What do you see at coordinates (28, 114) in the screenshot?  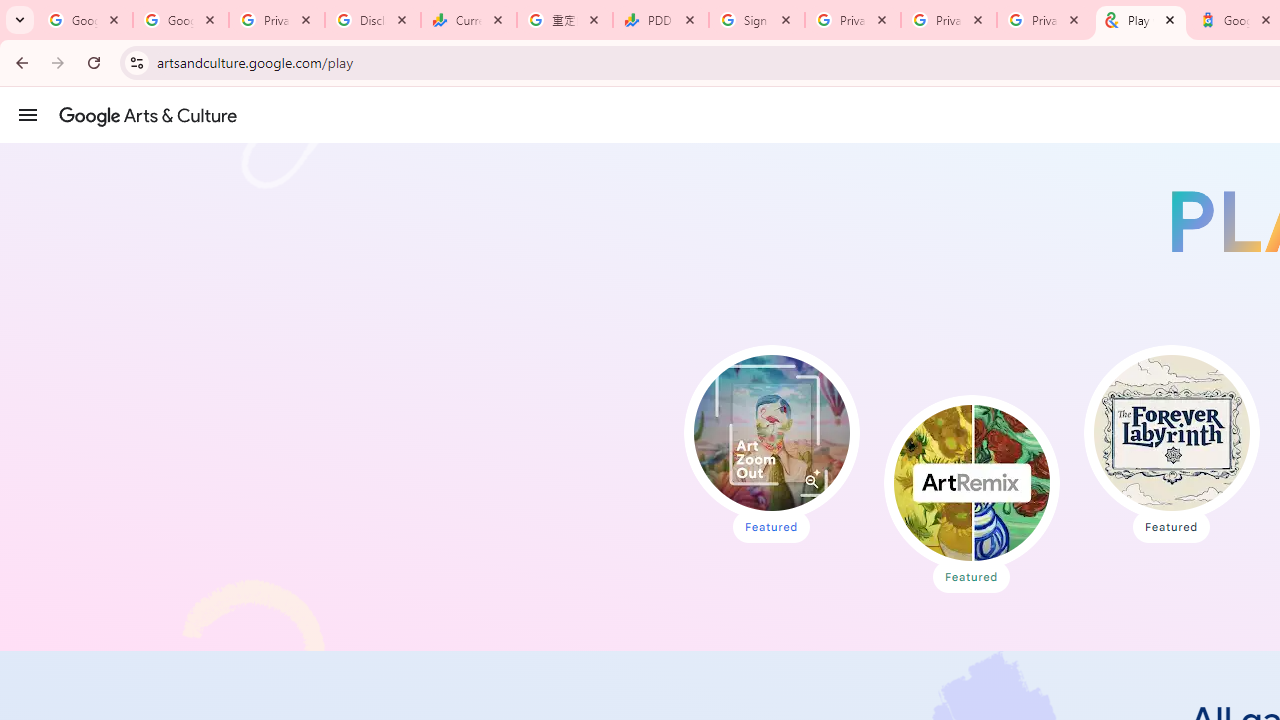 I see `'Menu'` at bounding box center [28, 114].